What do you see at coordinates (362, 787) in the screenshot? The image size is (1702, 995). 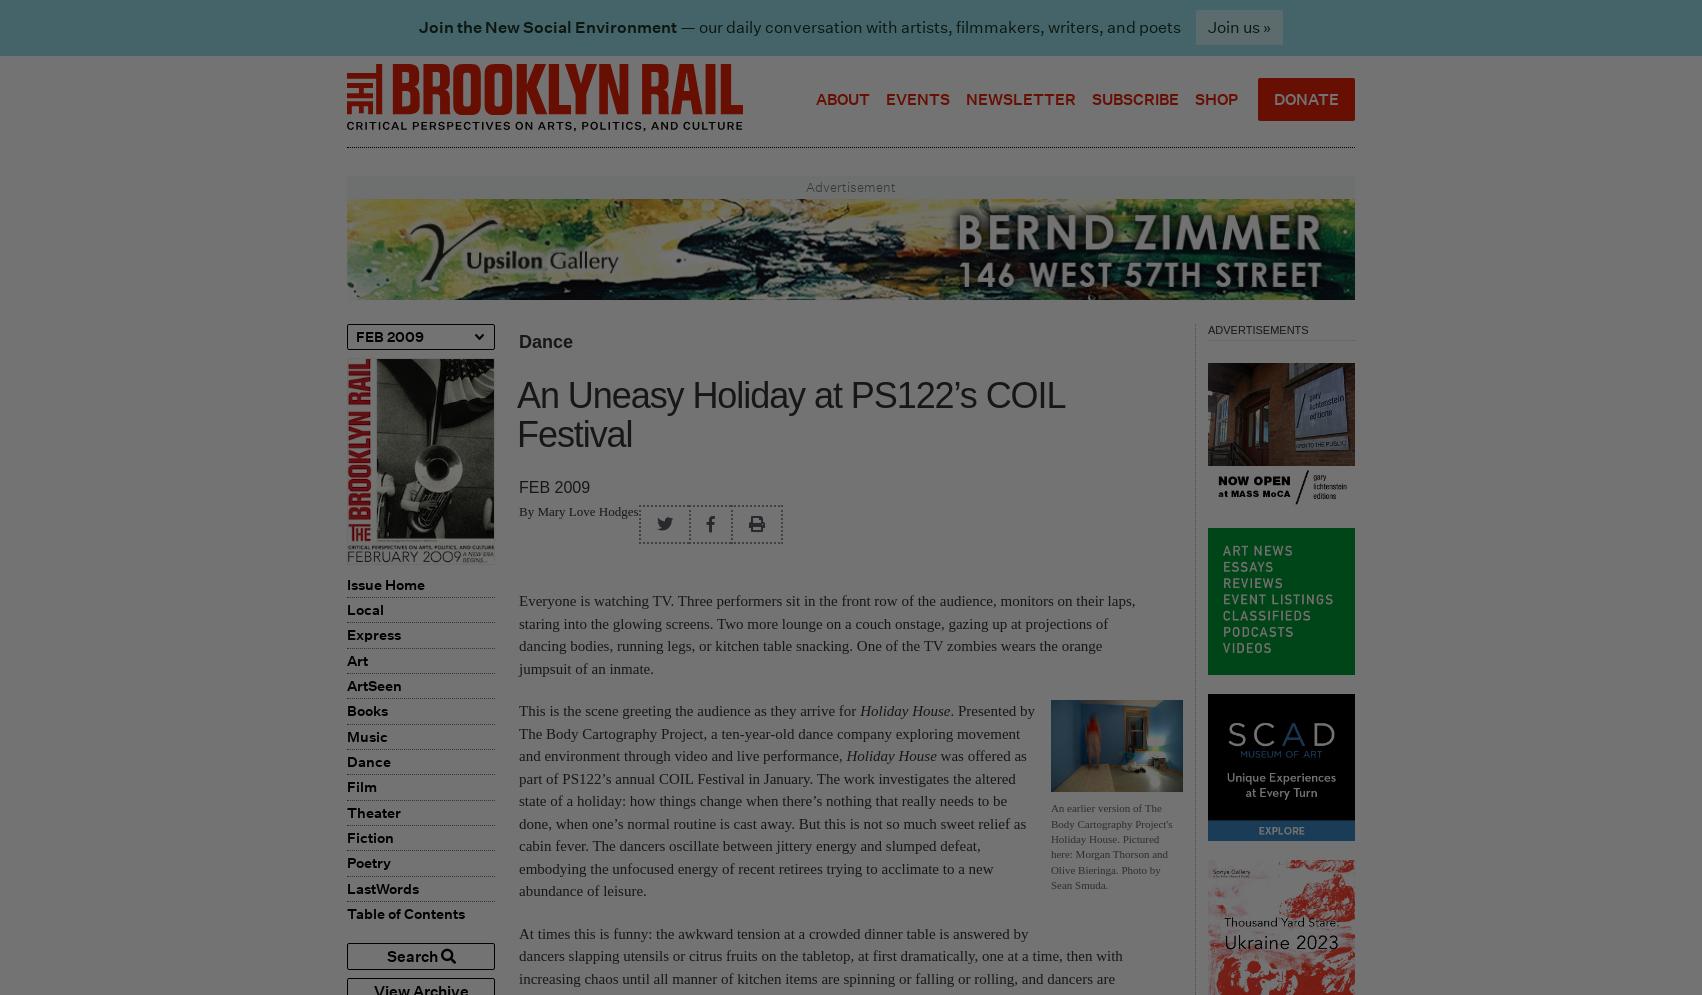 I see `'Film'` at bounding box center [362, 787].